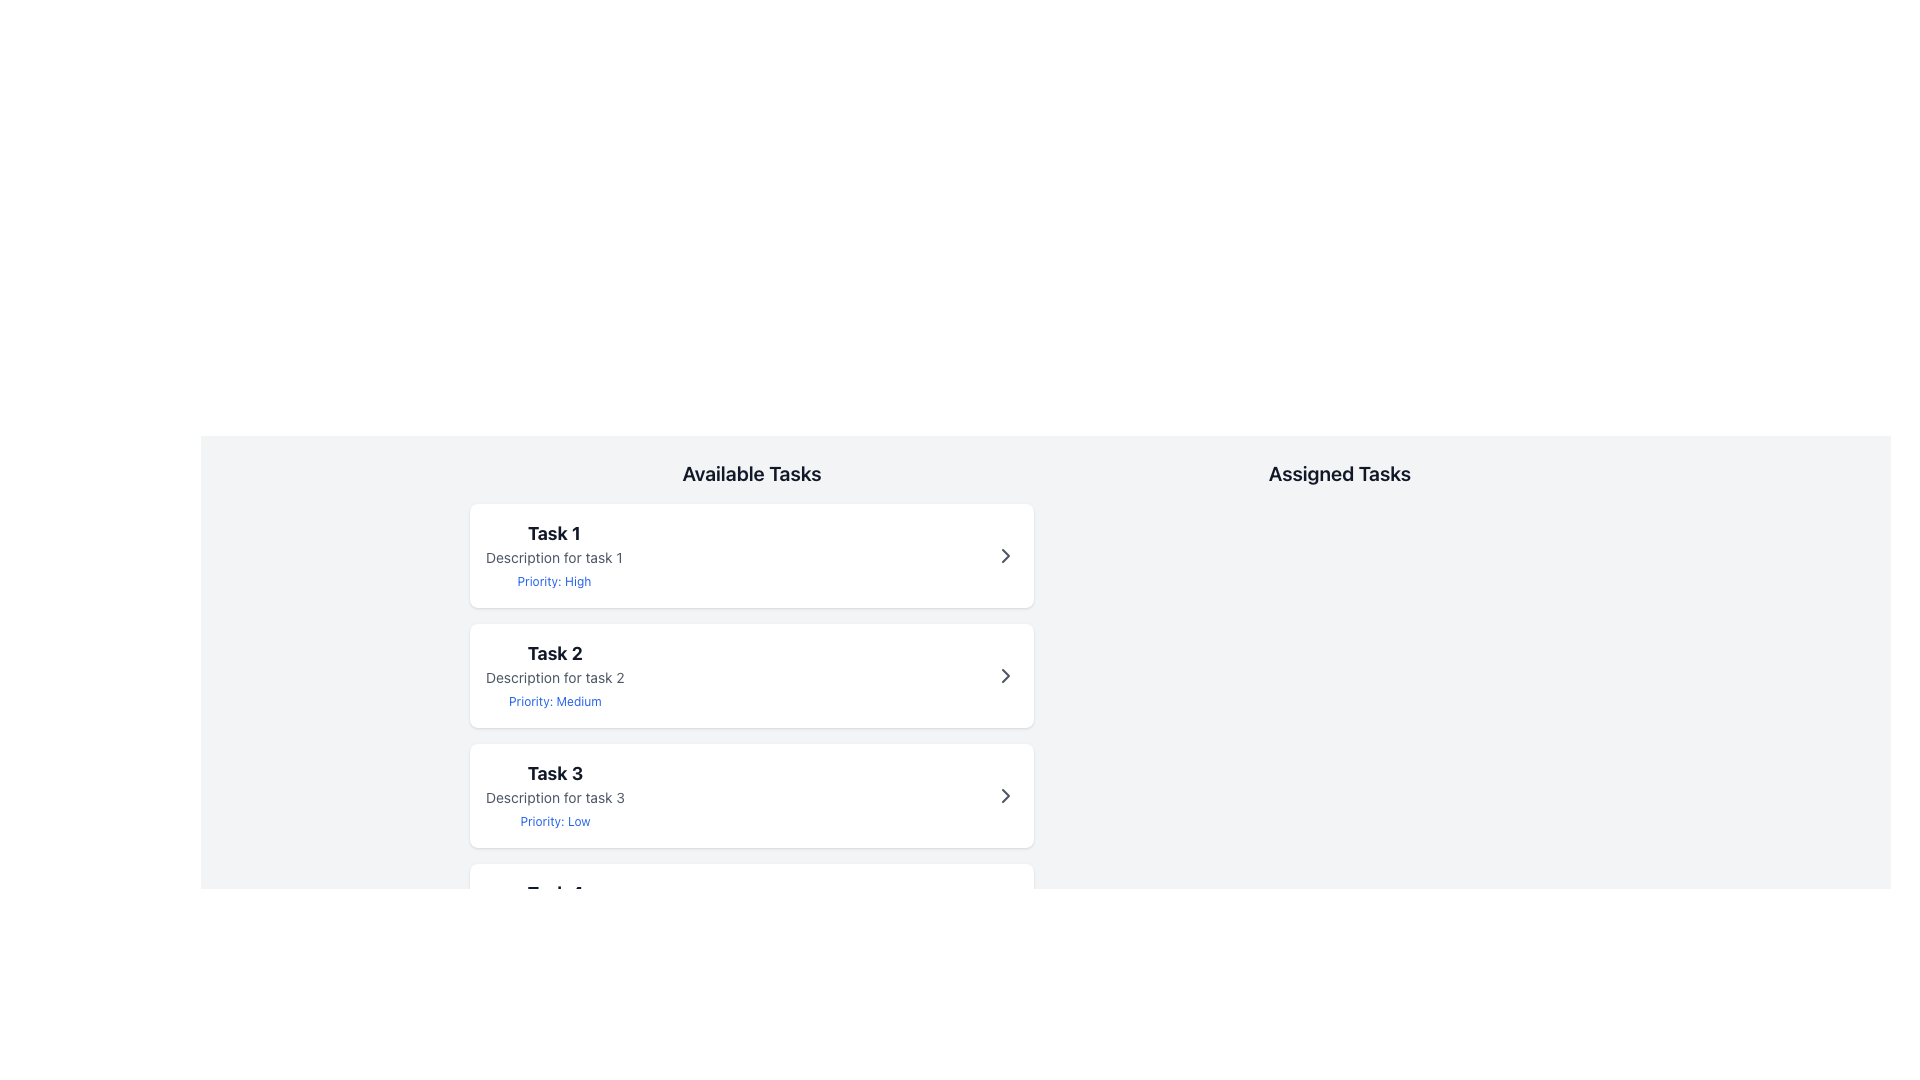  What do you see at coordinates (1006, 675) in the screenshot?
I see `the chevron SVG icon representing Task 2 in the 'Available Tasks' column to check for any appearance change` at bounding box center [1006, 675].